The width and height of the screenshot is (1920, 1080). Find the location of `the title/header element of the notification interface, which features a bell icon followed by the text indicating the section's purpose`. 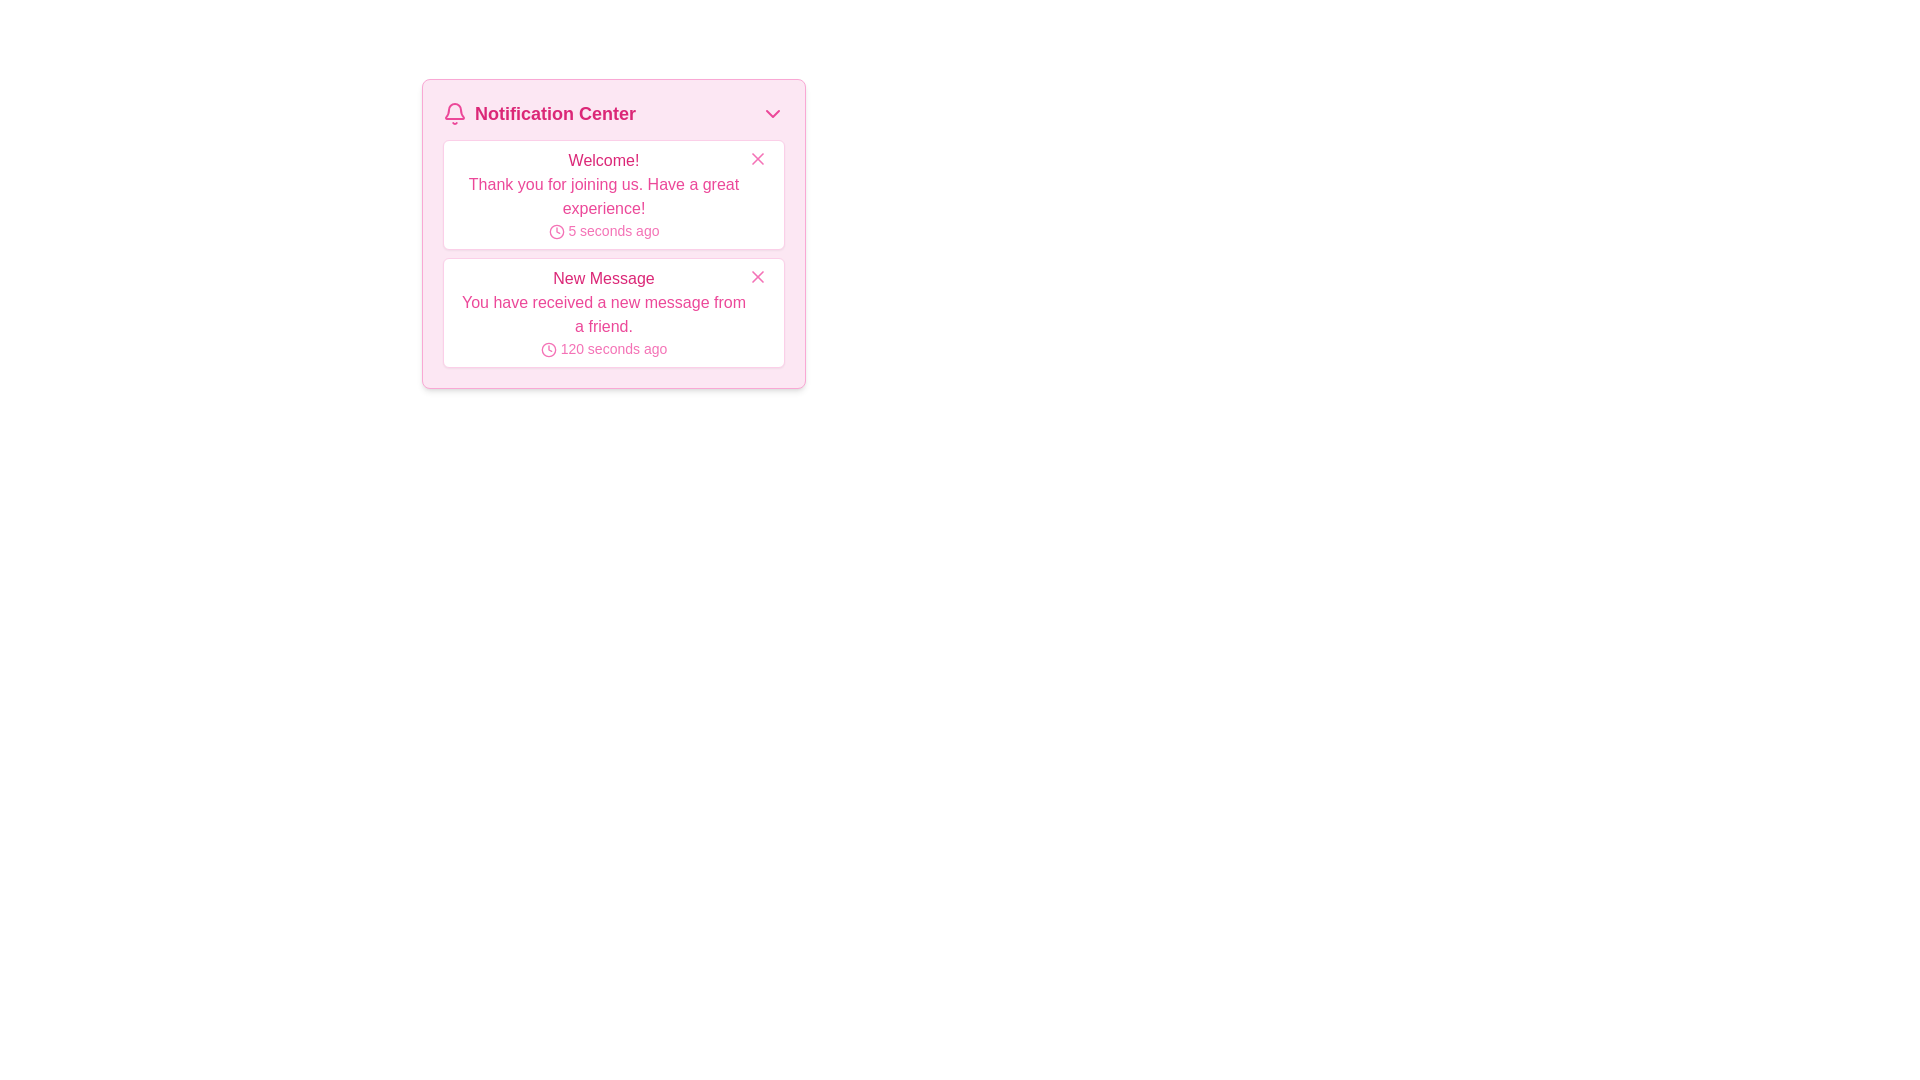

the title/header element of the notification interface, which features a bell icon followed by the text indicating the section's purpose is located at coordinates (539, 114).